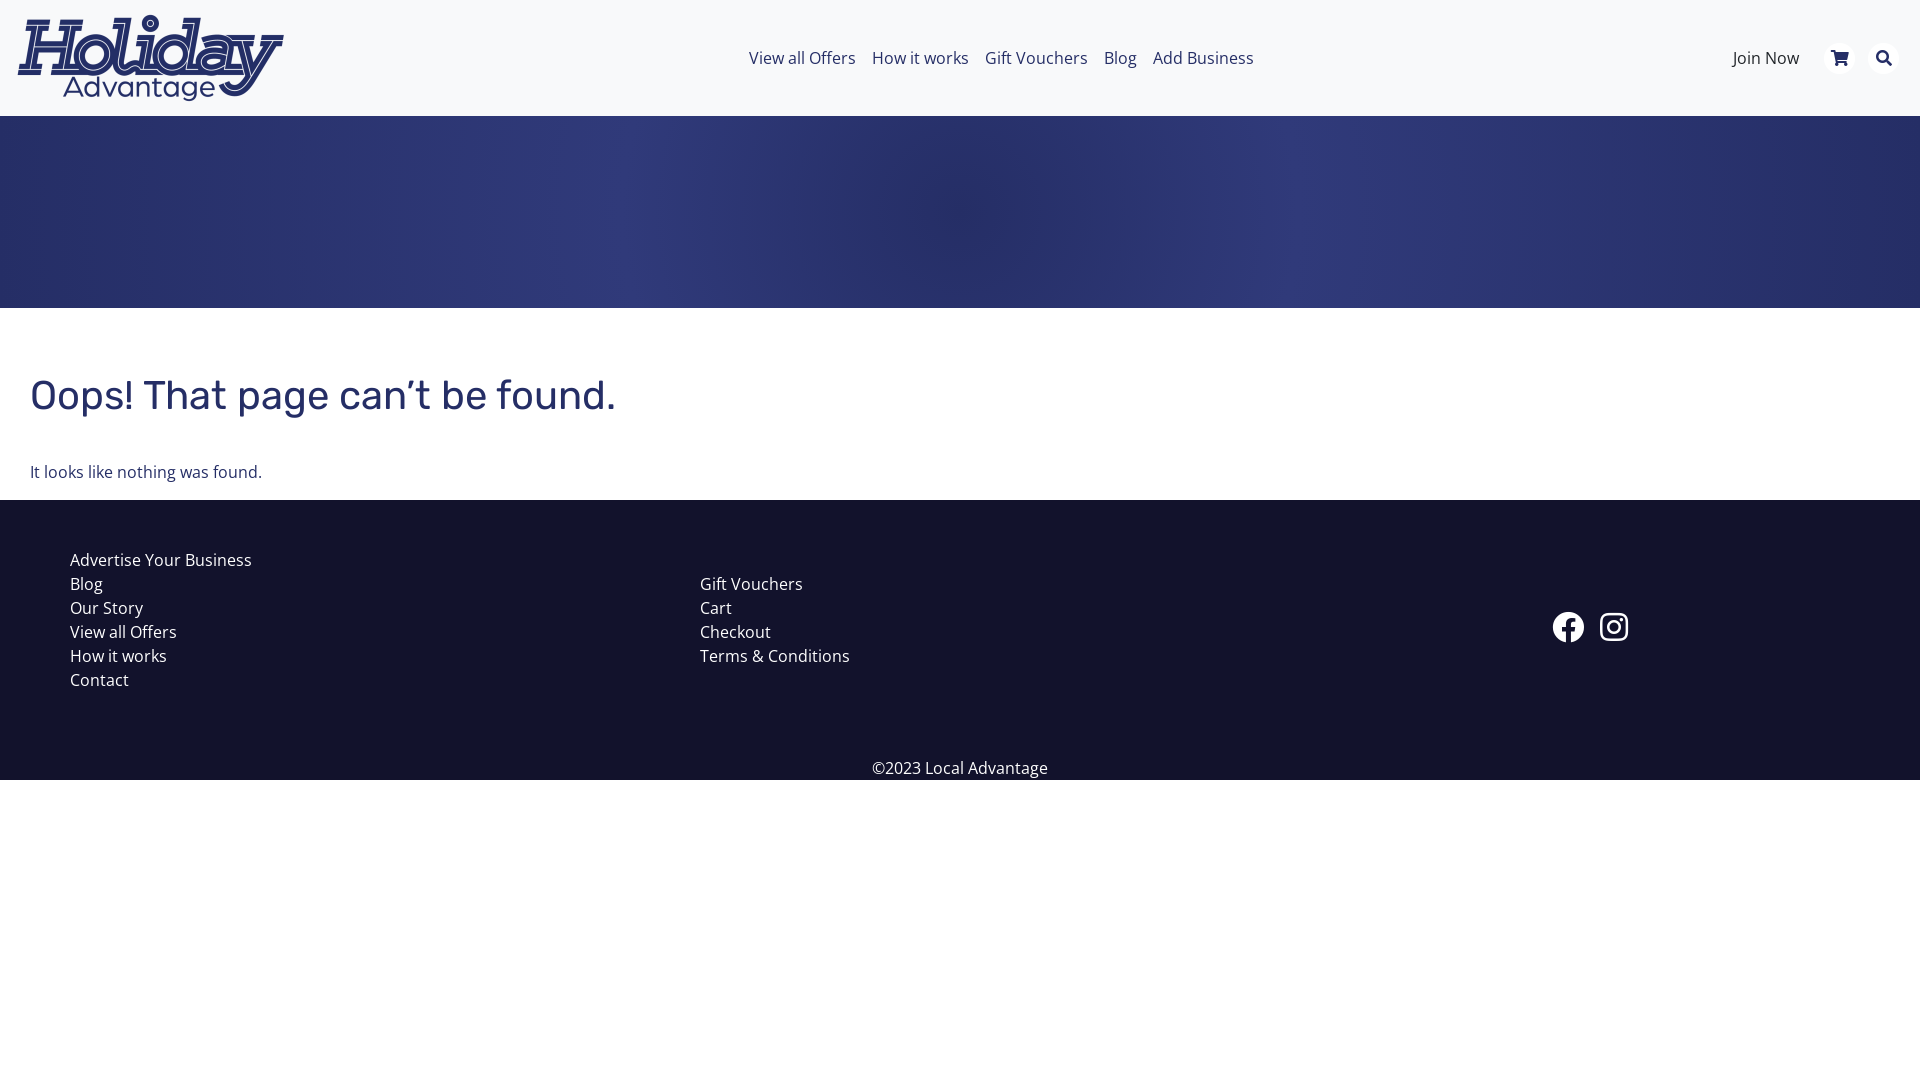 The image size is (1920, 1080). What do you see at coordinates (1120, 56) in the screenshot?
I see `'Blog'` at bounding box center [1120, 56].